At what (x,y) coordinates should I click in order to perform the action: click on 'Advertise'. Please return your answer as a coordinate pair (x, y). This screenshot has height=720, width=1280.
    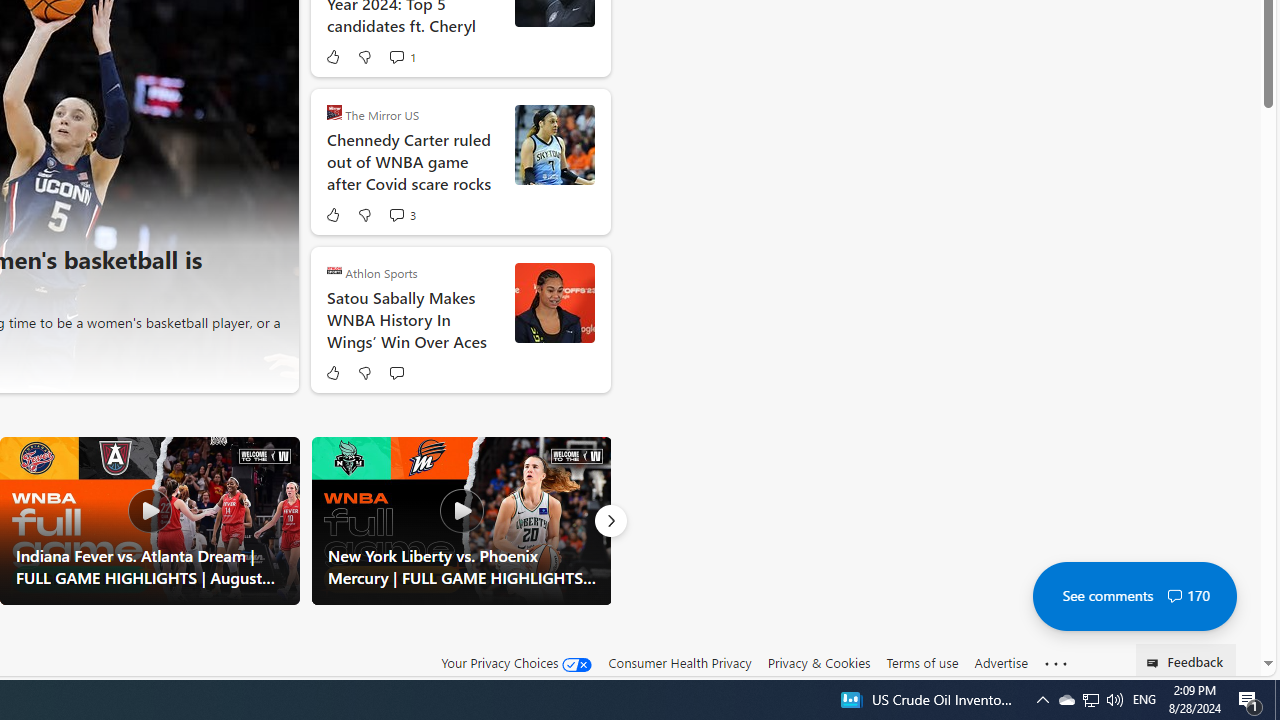
    Looking at the image, I should click on (1000, 662).